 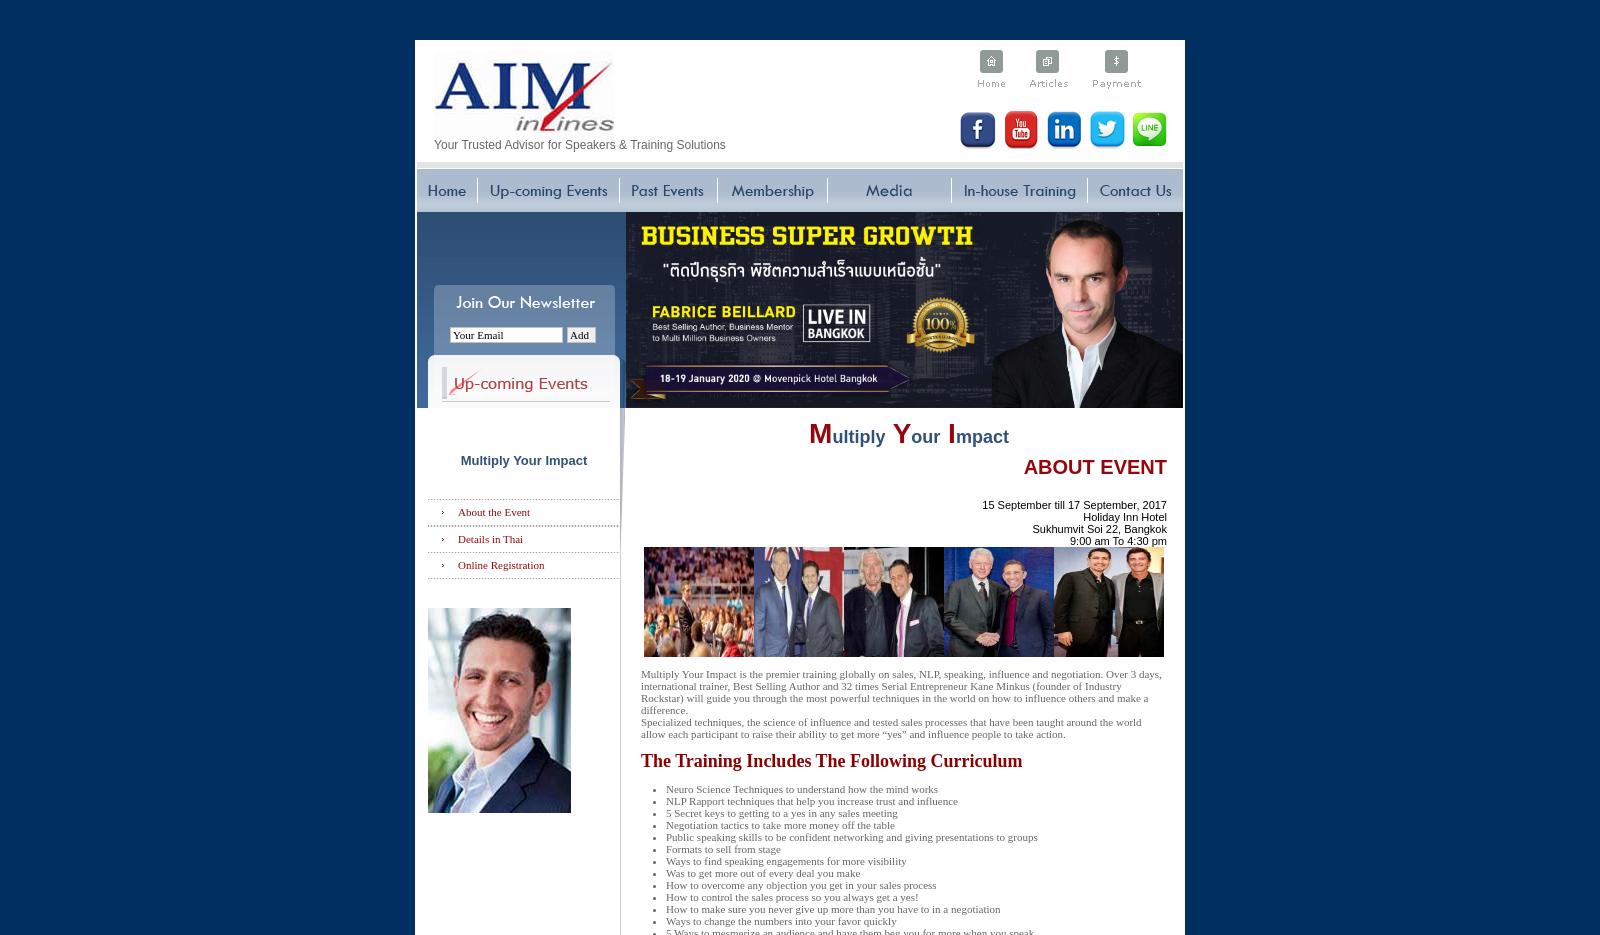 I want to click on 'Become our Partner', so click(x=467, y=122).